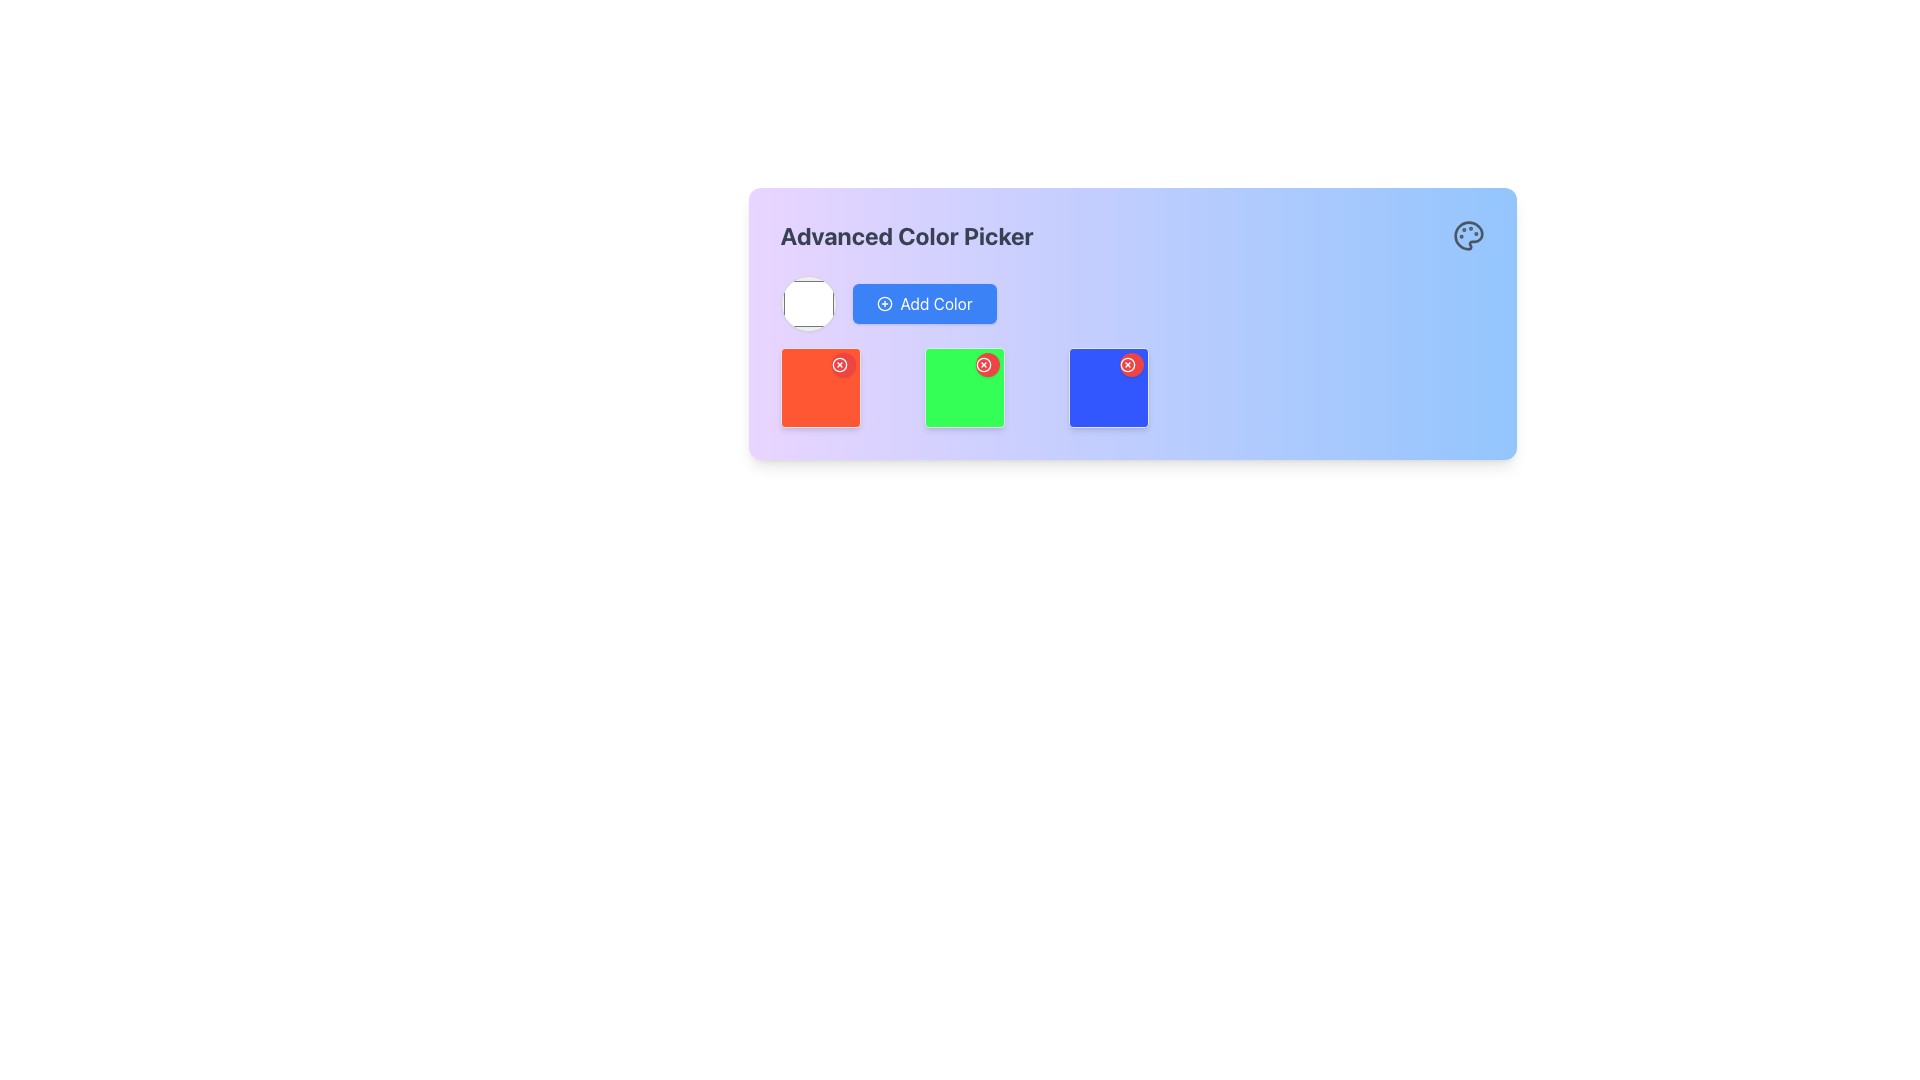 This screenshot has height=1080, width=1920. I want to click on the circular plus icon within the SVG component located at the center of the 'Advanced Color Picker' section, so click(883, 304).